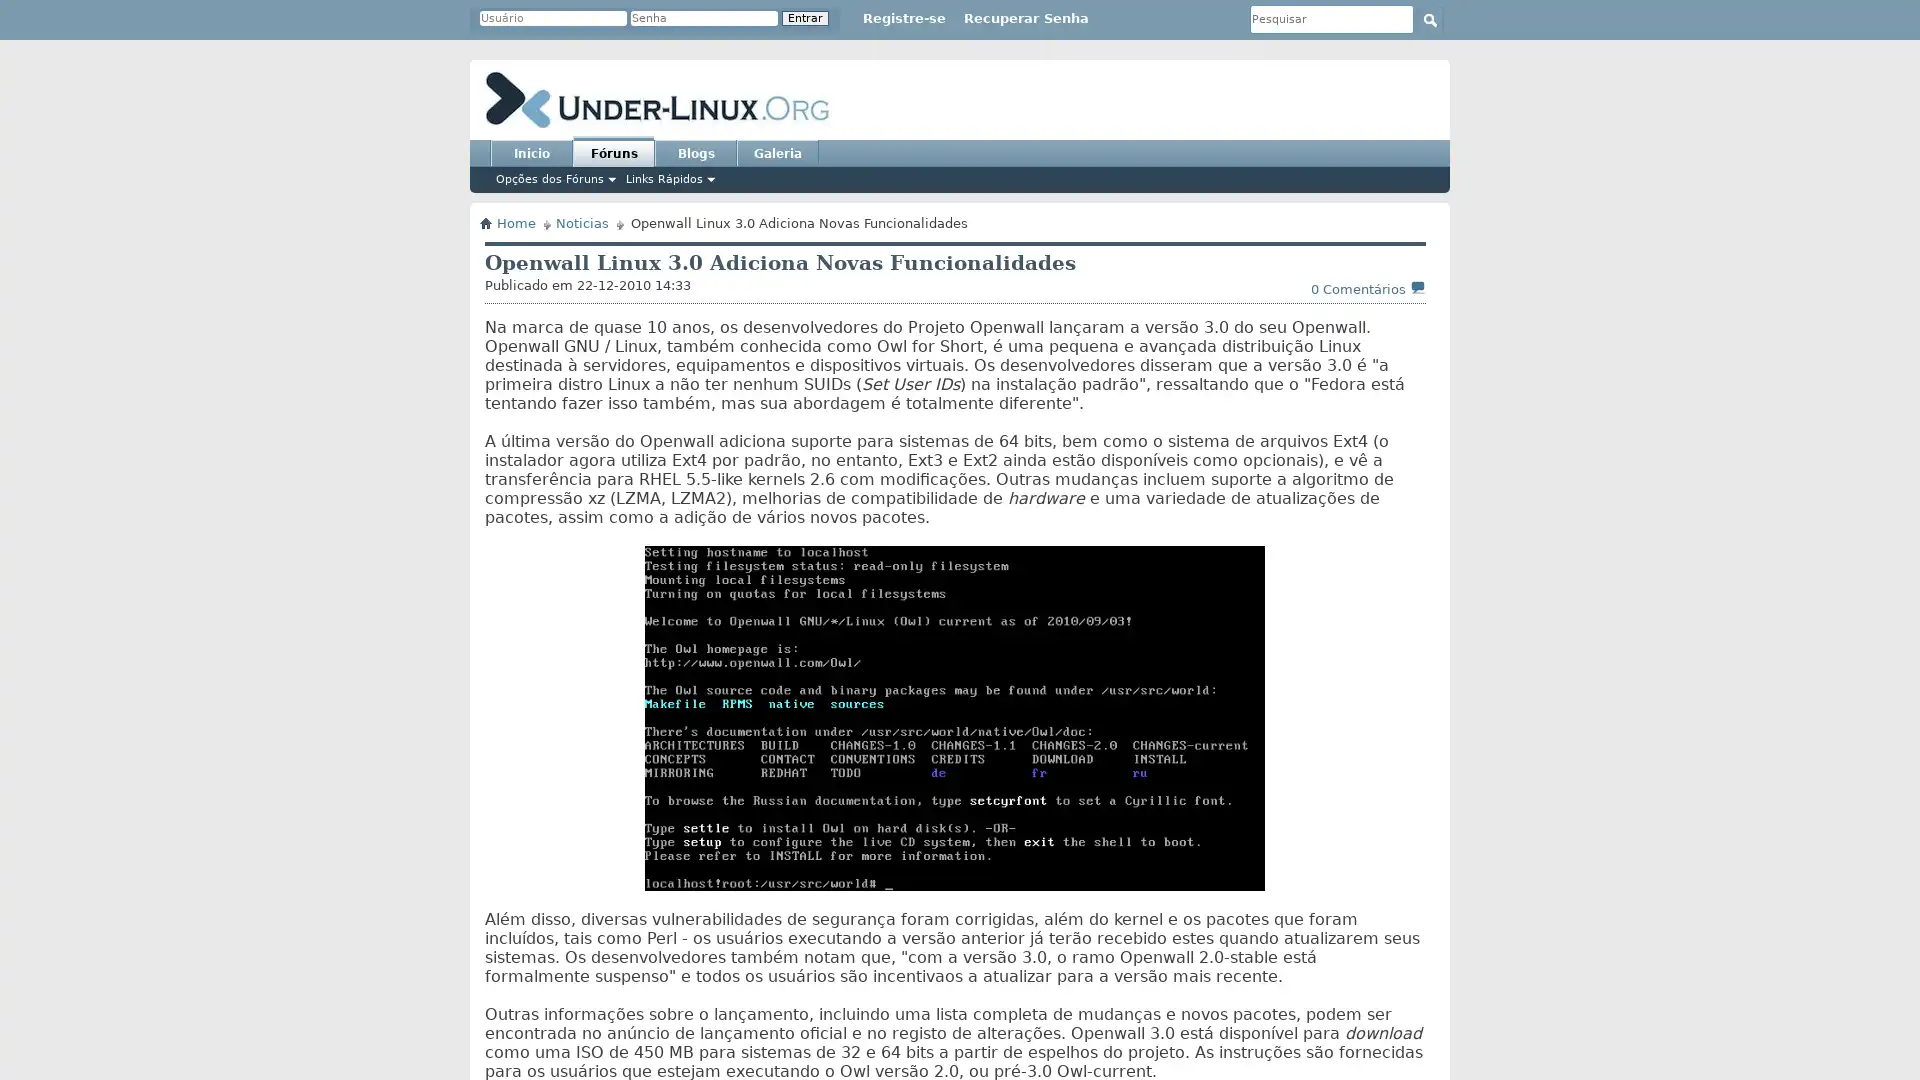  Describe the element at coordinates (805, 18) in the screenshot. I see `Entrar` at that location.